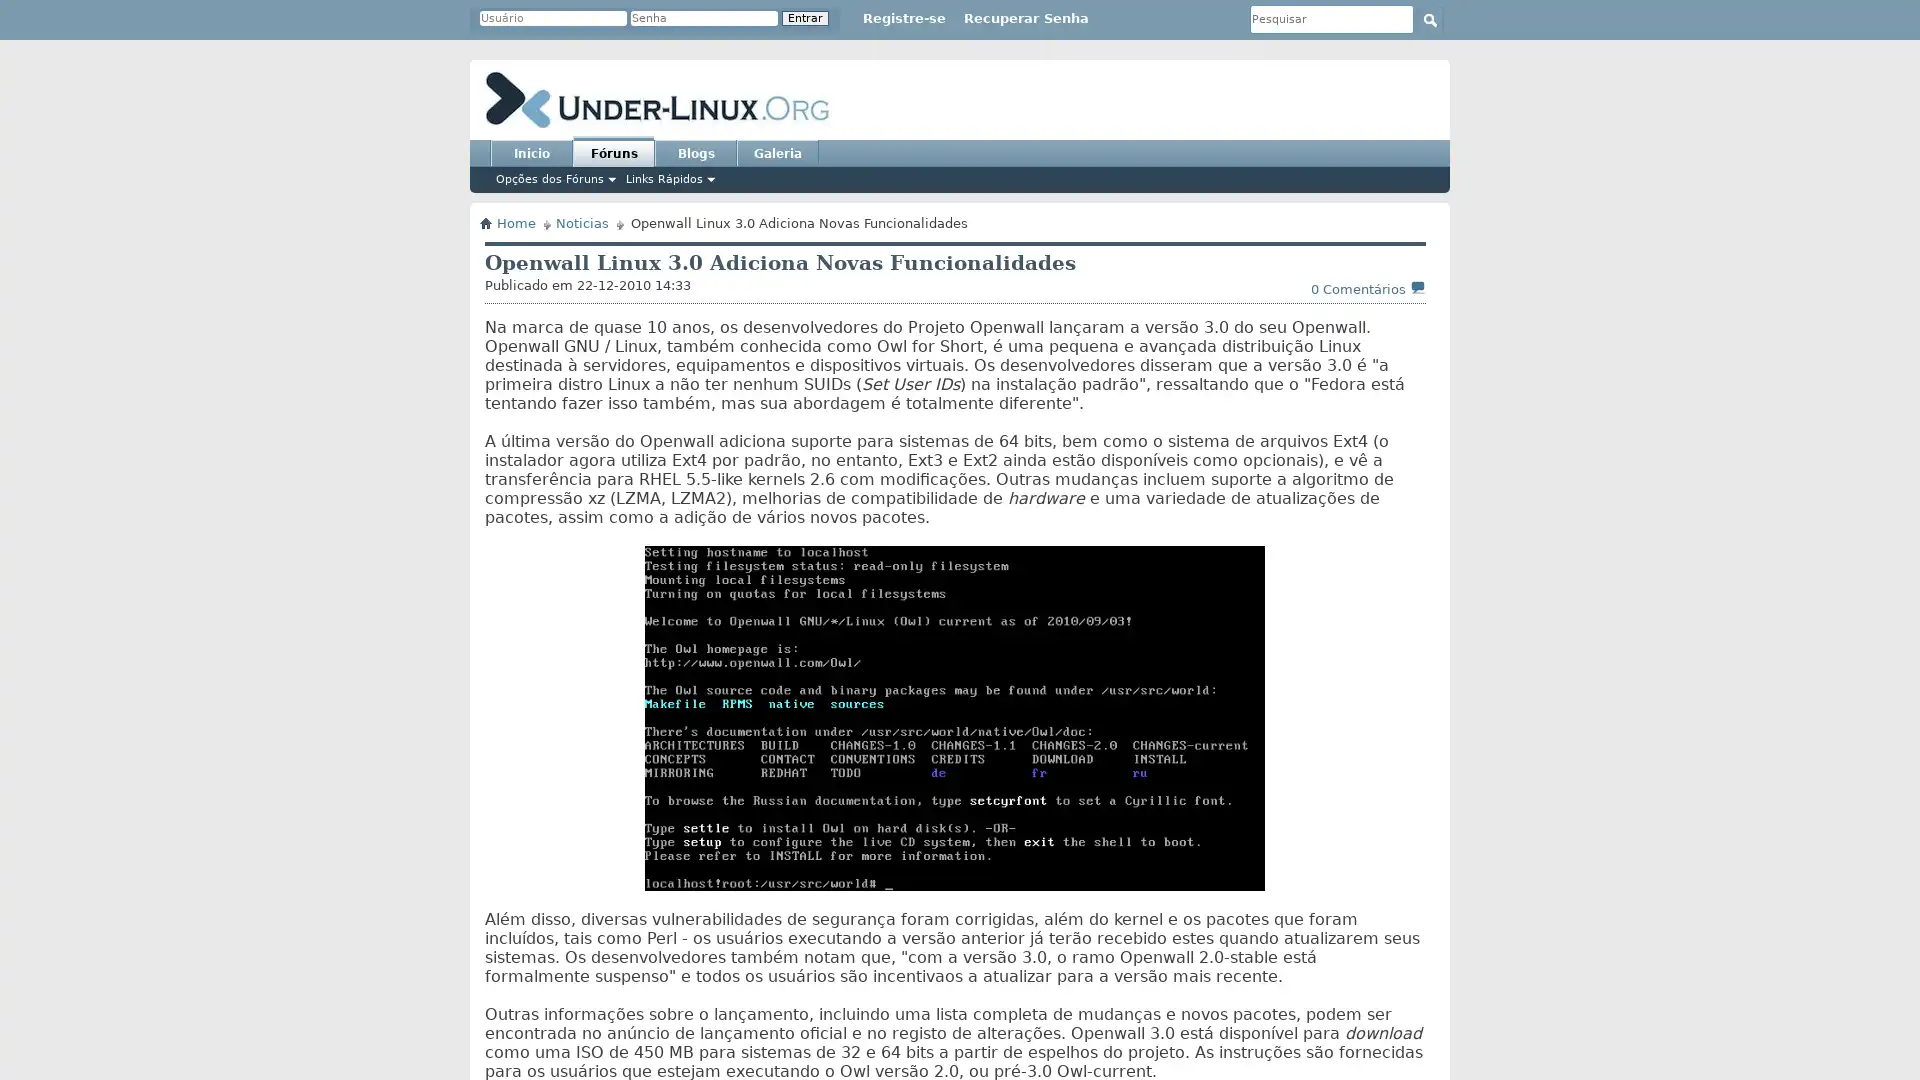  Describe the element at coordinates (805, 18) in the screenshot. I see `Entrar` at that location.